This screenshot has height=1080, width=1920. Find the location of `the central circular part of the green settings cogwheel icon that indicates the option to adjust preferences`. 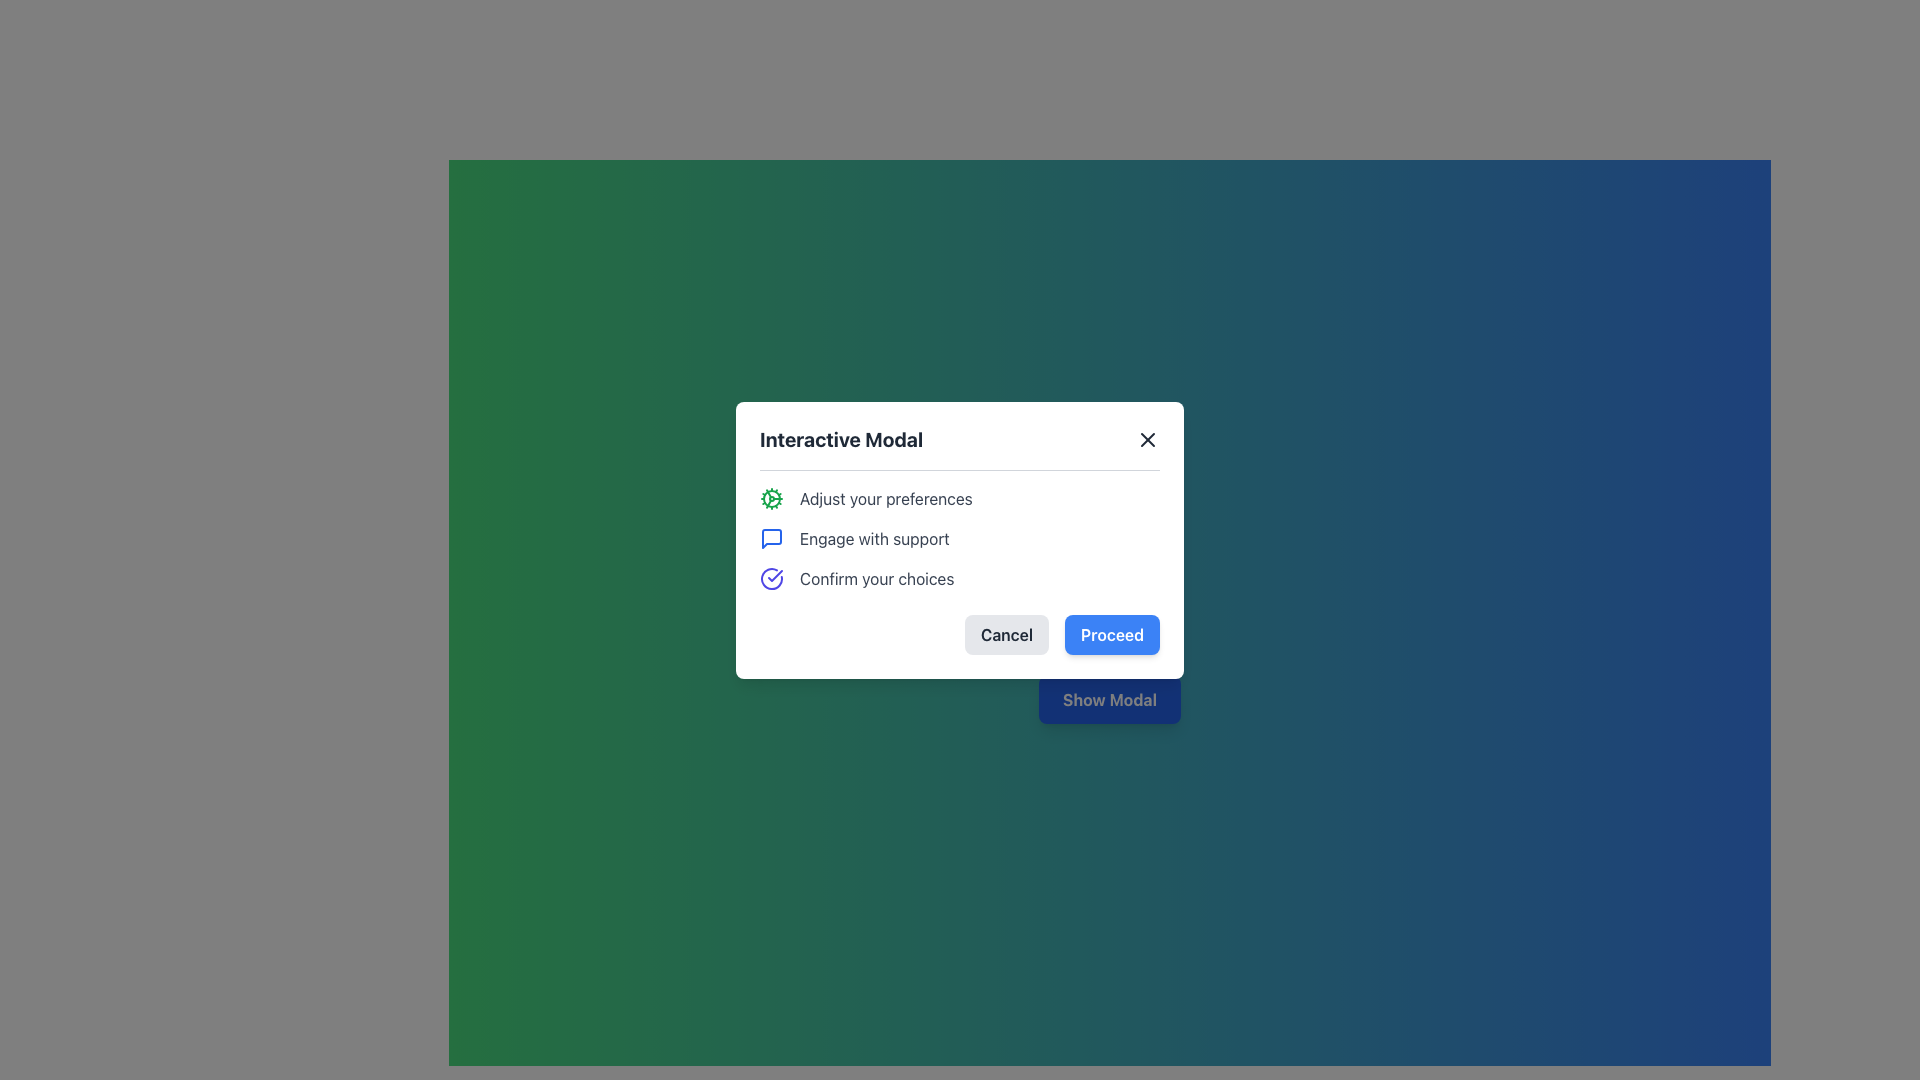

the central circular part of the green settings cogwheel icon that indicates the option to adjust preferences is located at coordinates (771, 497).